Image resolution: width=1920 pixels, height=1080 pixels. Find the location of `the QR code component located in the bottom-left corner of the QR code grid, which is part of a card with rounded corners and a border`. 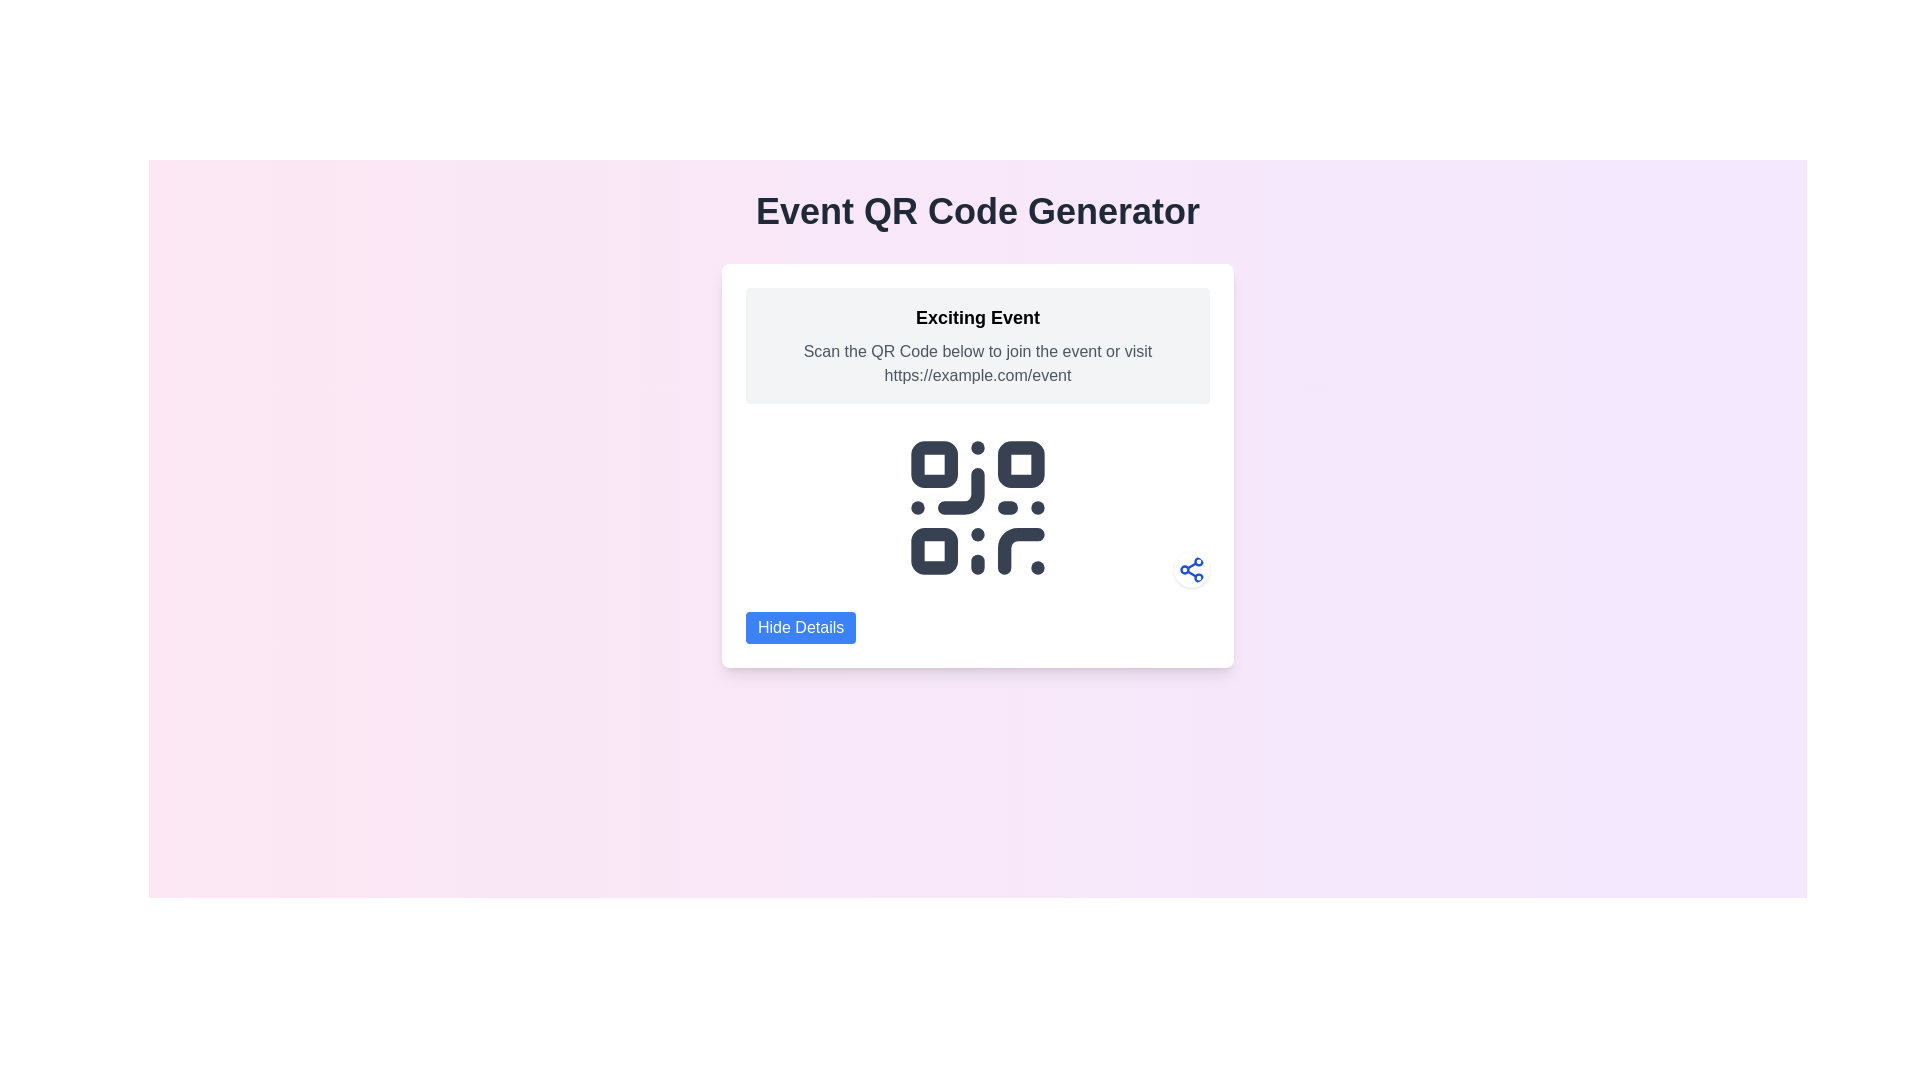

the QR code component located in the bottom-left corner of the QR code grid, which is part of a card with rounded corners and a border is located at coordinates (933, 551).